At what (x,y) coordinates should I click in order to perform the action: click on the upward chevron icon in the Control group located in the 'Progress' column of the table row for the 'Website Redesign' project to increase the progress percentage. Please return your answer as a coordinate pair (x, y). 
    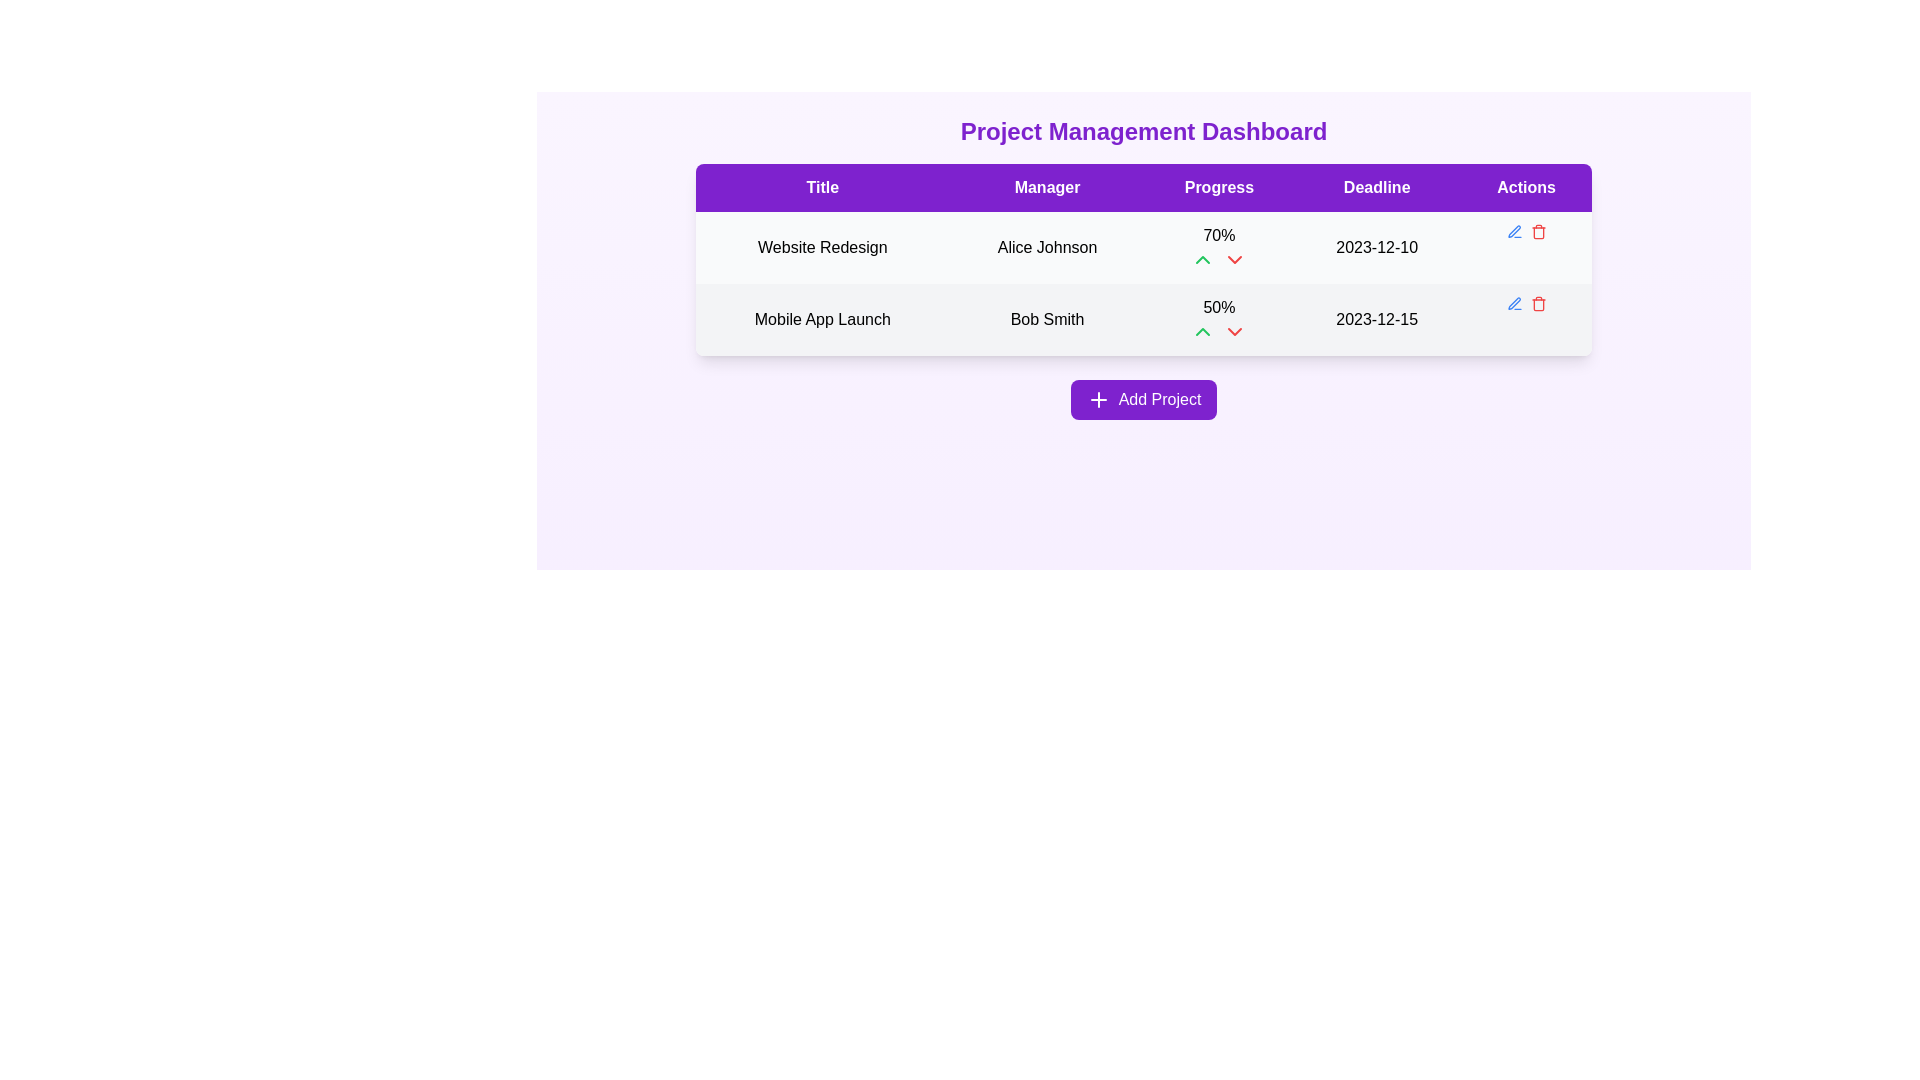
    Looking at the image, I should click on (1218, 258).